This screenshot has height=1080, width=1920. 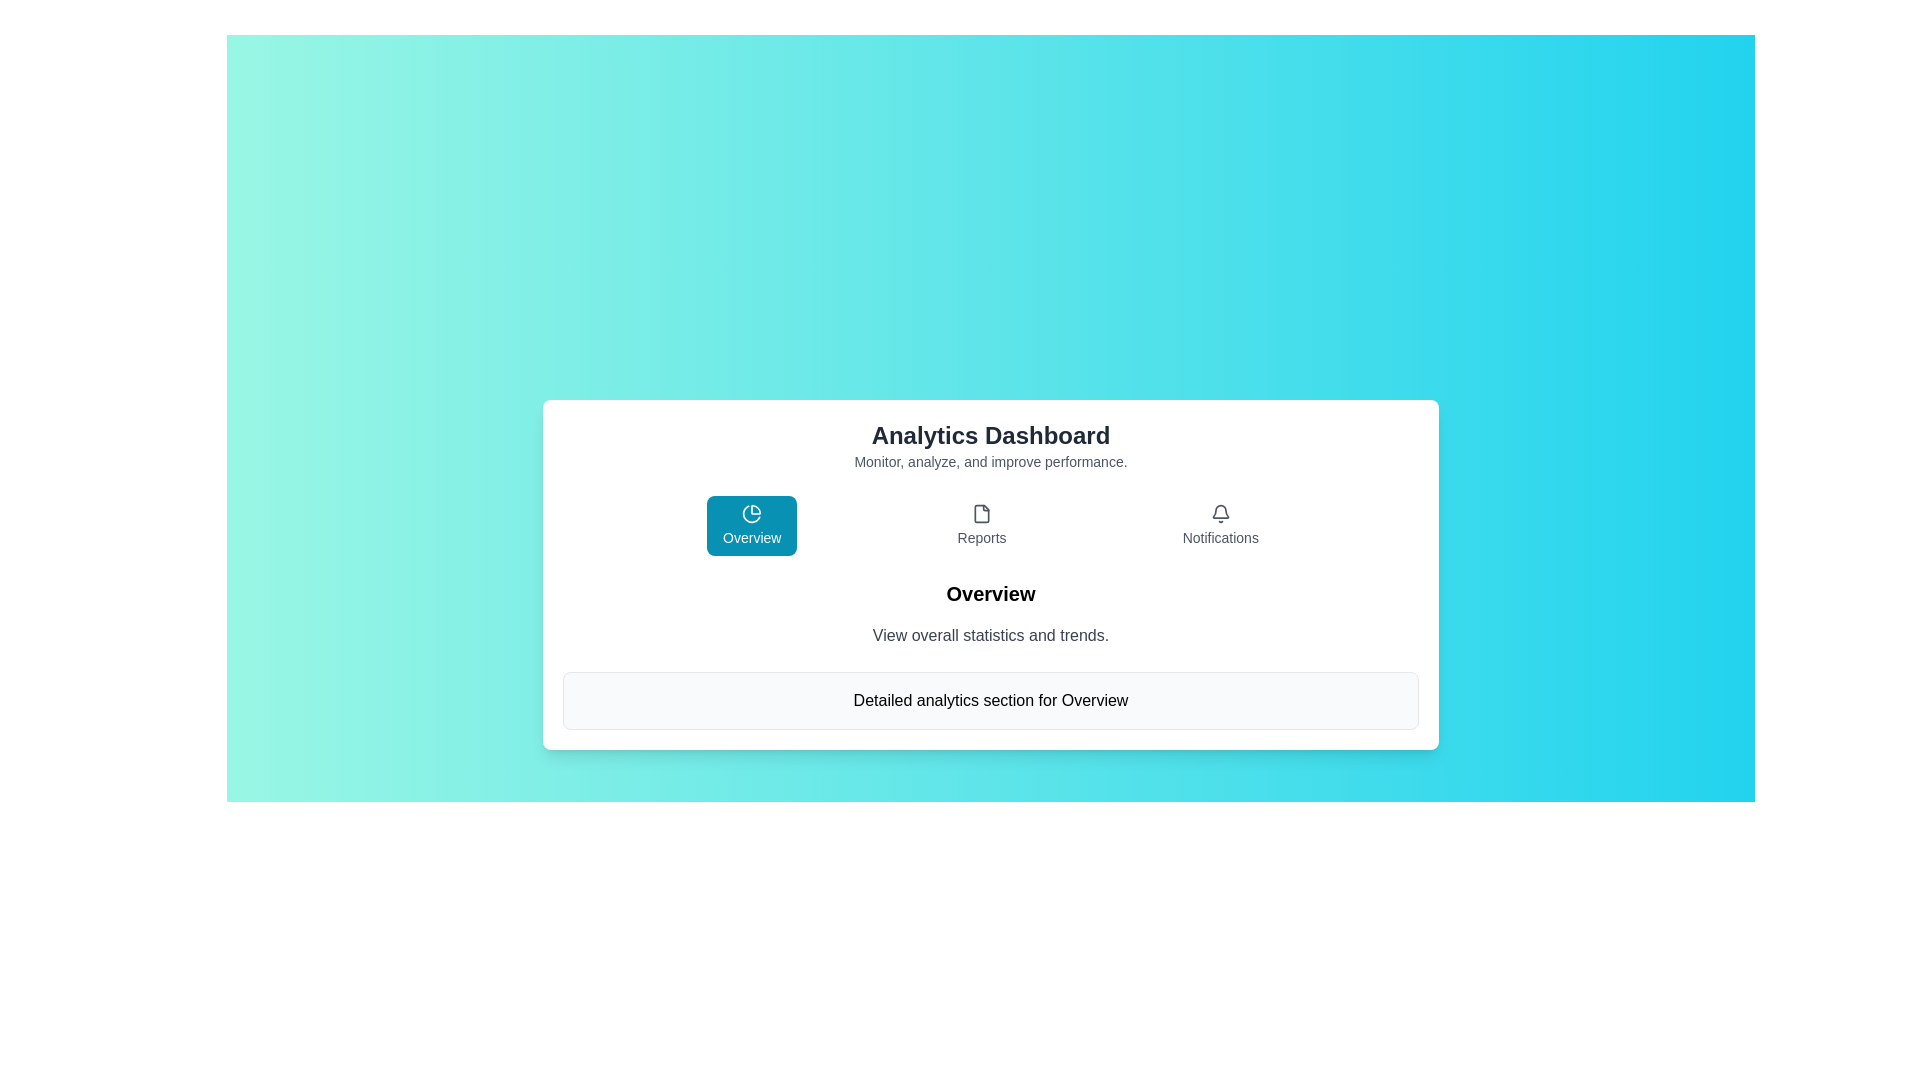 What do you see at coordinates (1219, 524) in the screenshot?
I see `the 'Notifications' tab to switch to the notifications view` at bounding box center [1219, 524].